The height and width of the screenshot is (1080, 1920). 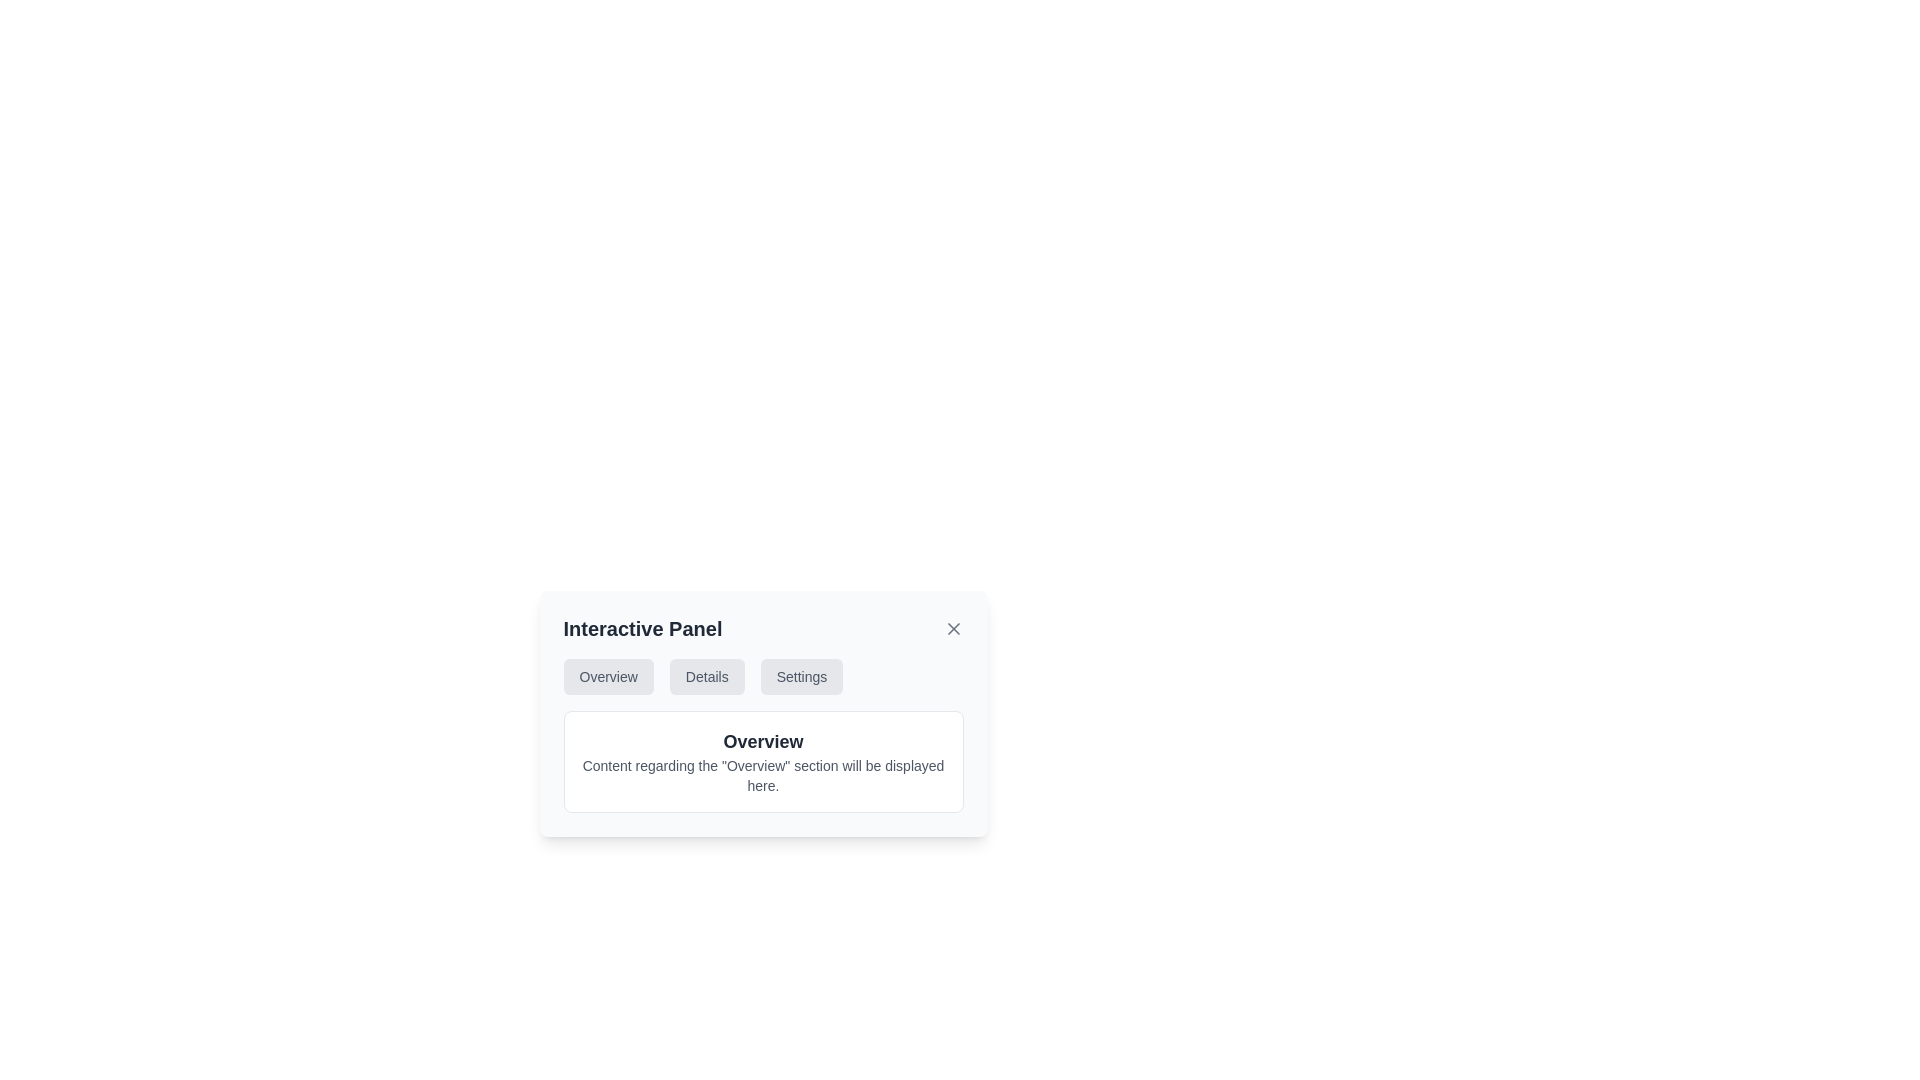 I want to click on the close button located at the top-right corner of the 'Interactive Panel' to change its color, so click(x=952, y=627).